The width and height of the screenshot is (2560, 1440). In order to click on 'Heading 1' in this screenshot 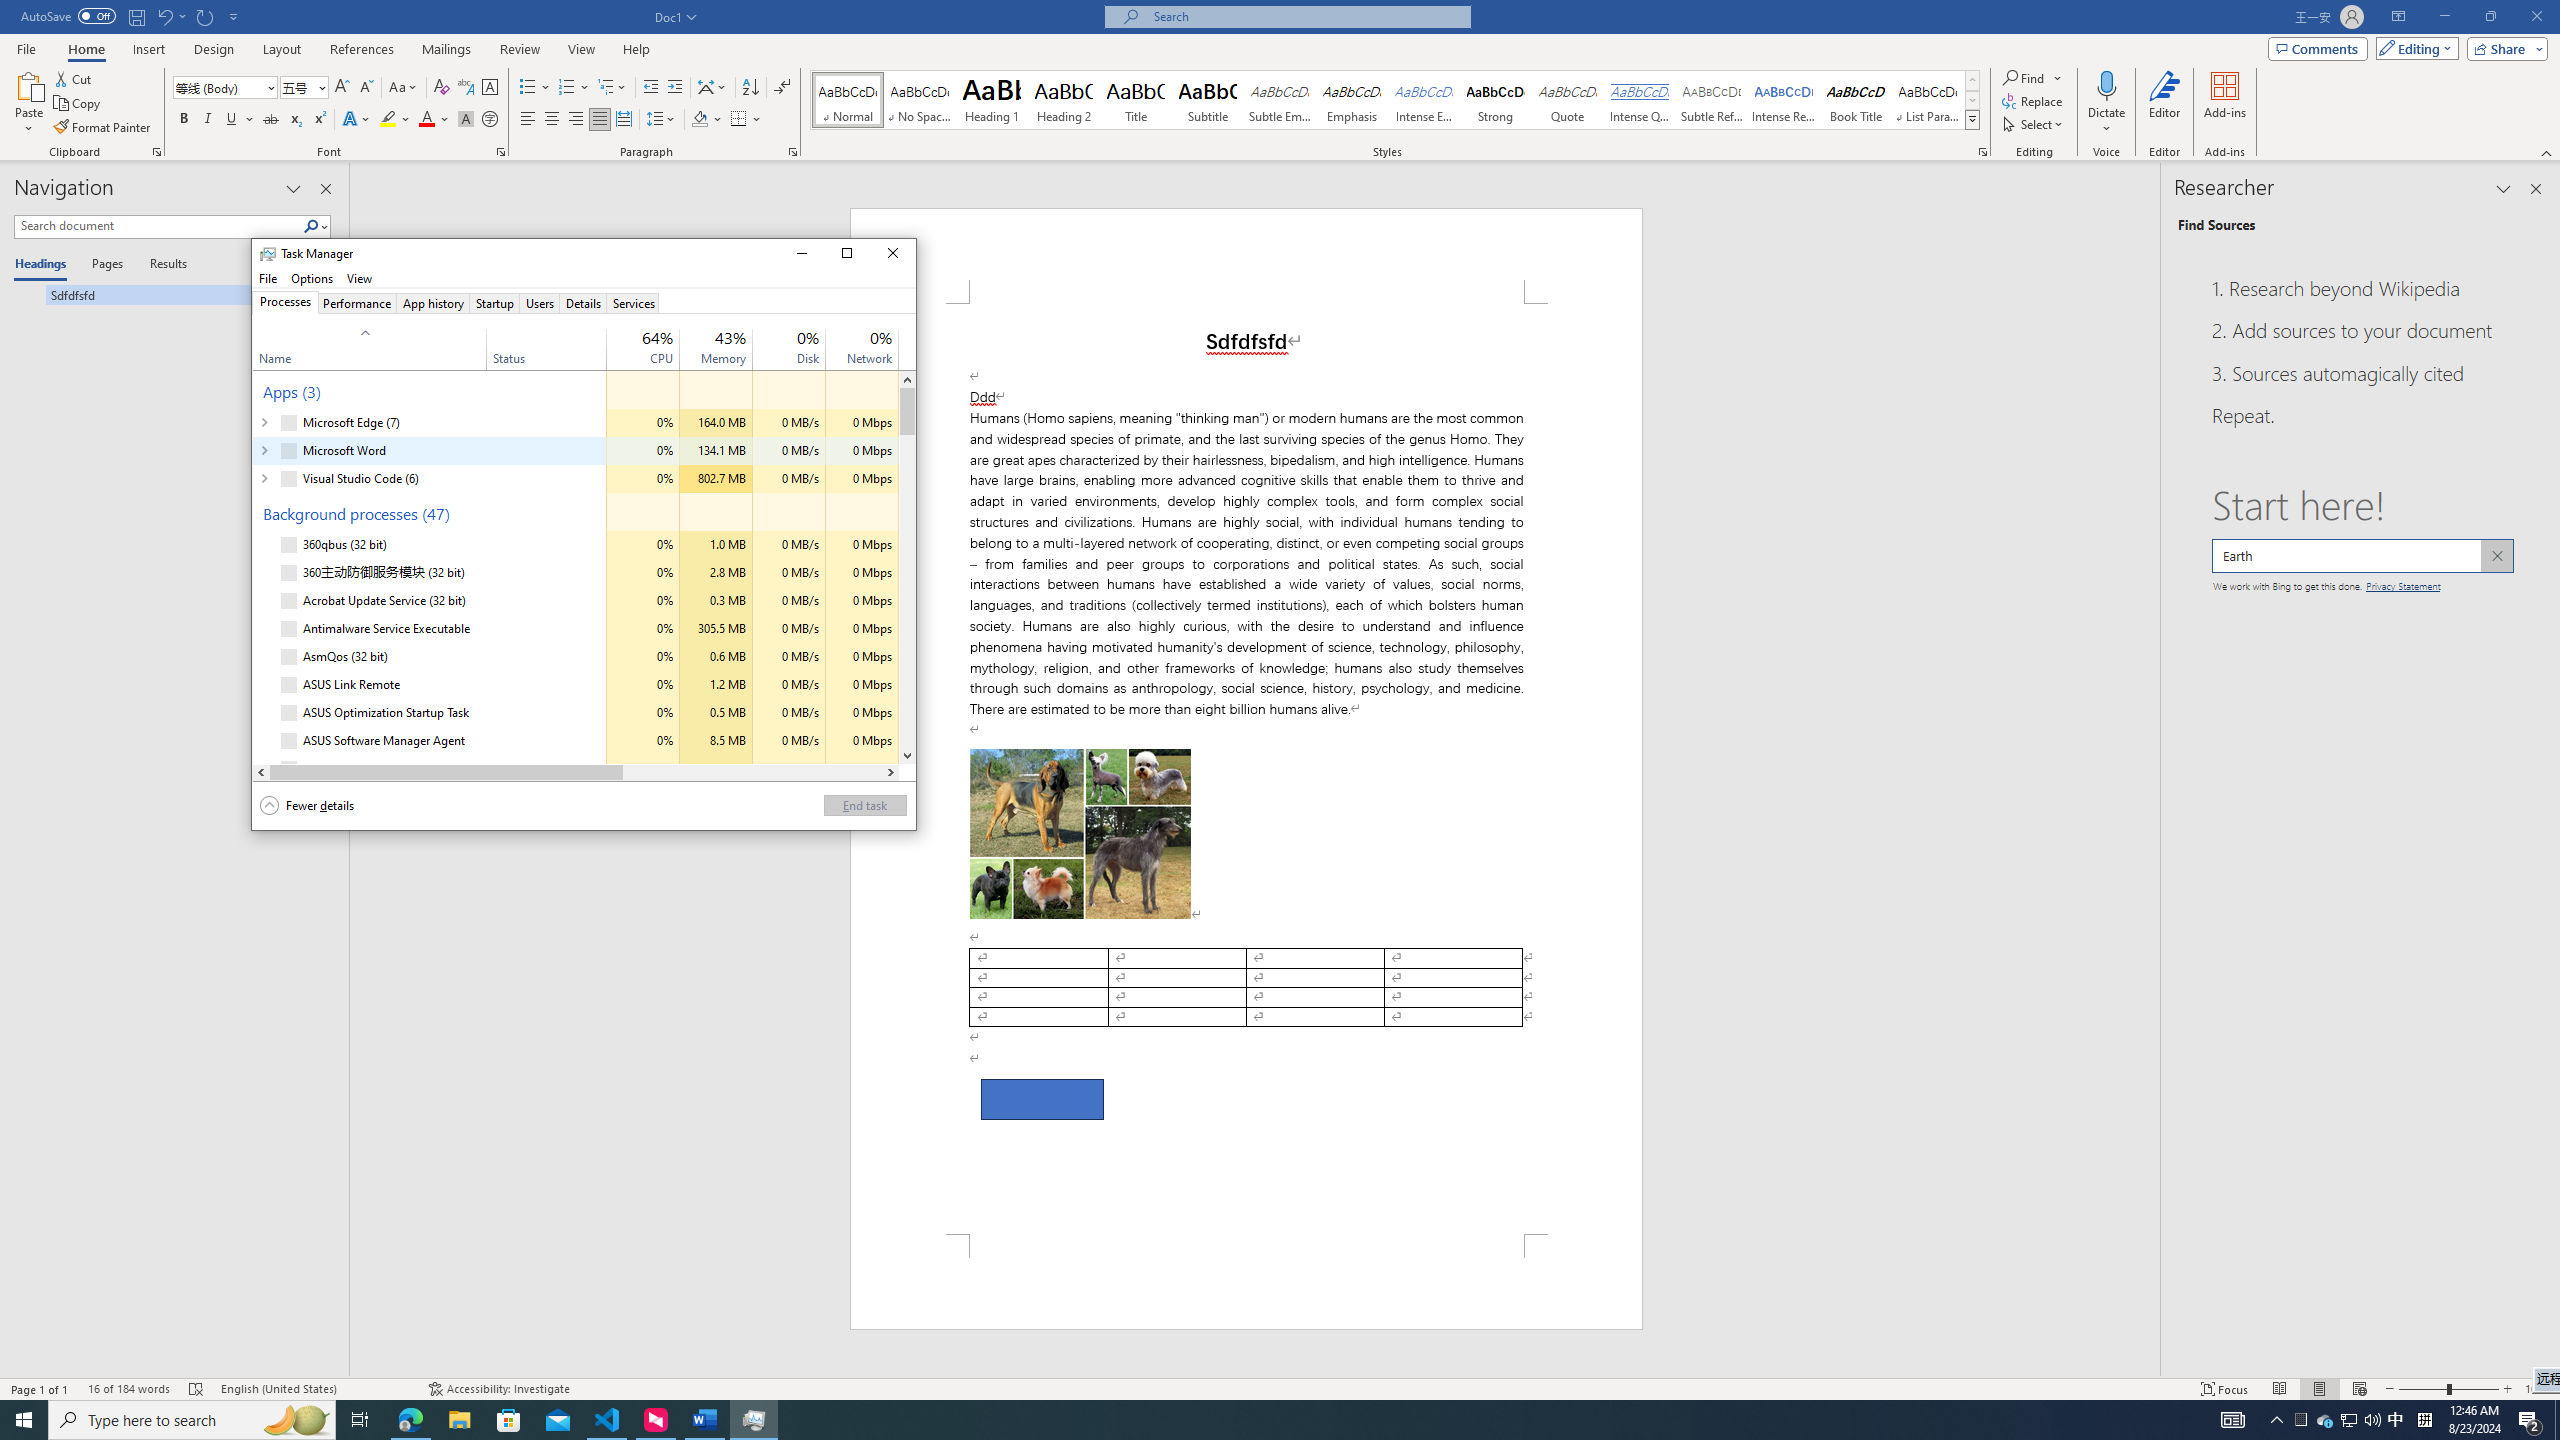, I will do `click(991, 99)`.